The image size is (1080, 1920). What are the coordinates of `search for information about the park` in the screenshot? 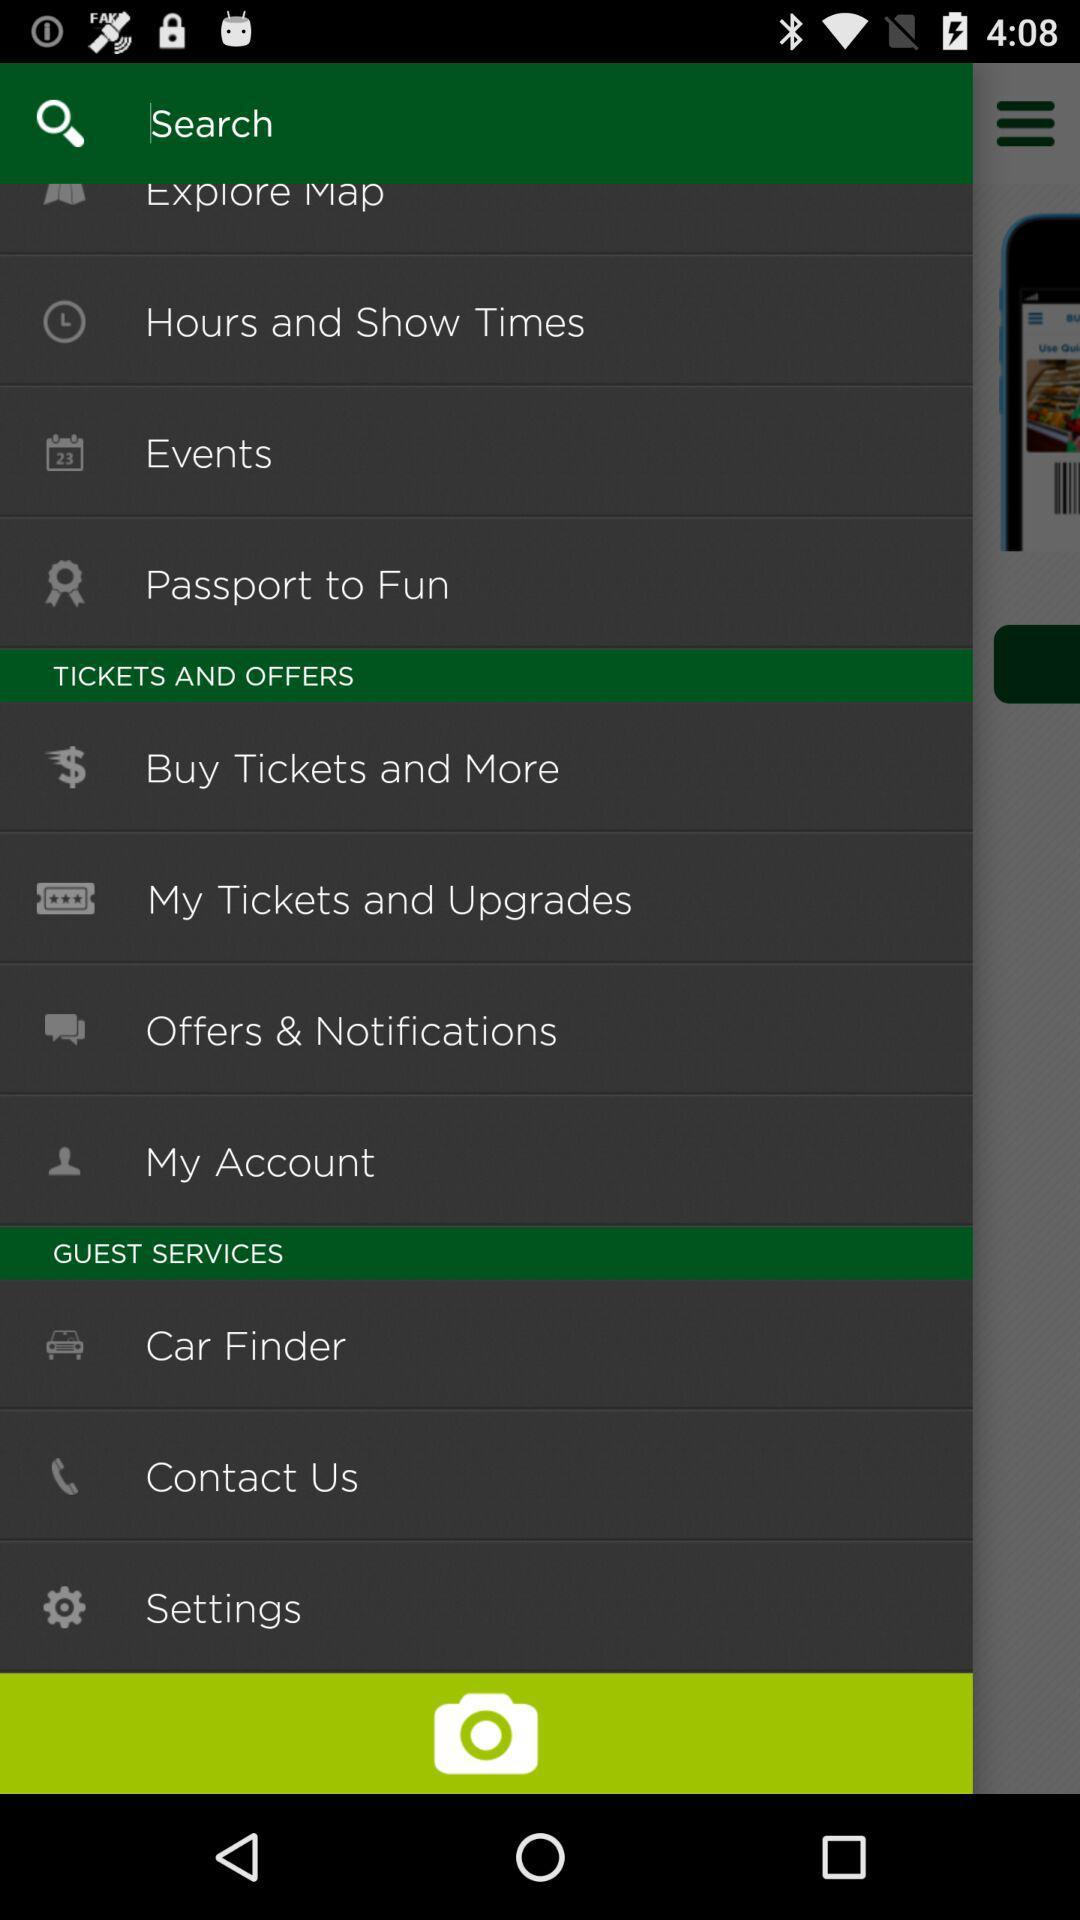 It's located at (42, 122).